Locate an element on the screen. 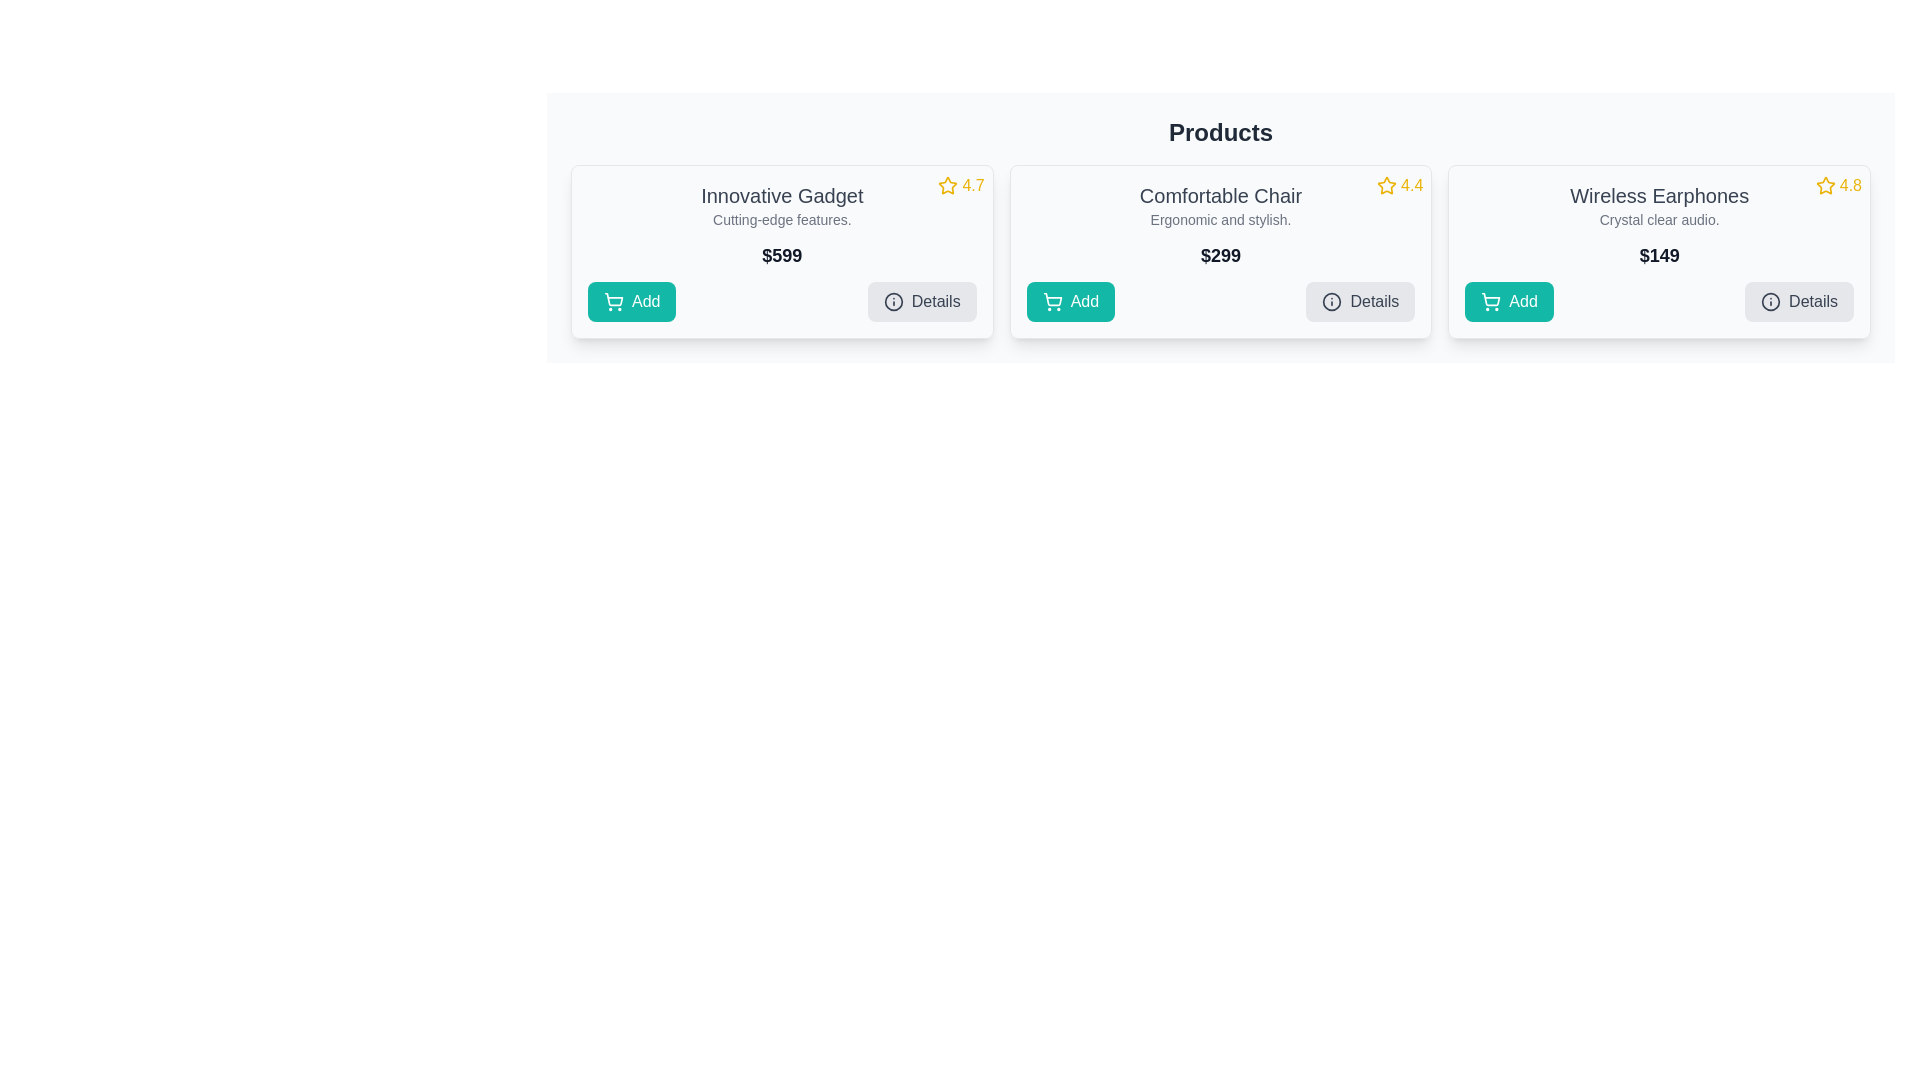  the shopping cart icon within the 'Add' button located in the second product card from the left is located at coordinates (1051, 299).